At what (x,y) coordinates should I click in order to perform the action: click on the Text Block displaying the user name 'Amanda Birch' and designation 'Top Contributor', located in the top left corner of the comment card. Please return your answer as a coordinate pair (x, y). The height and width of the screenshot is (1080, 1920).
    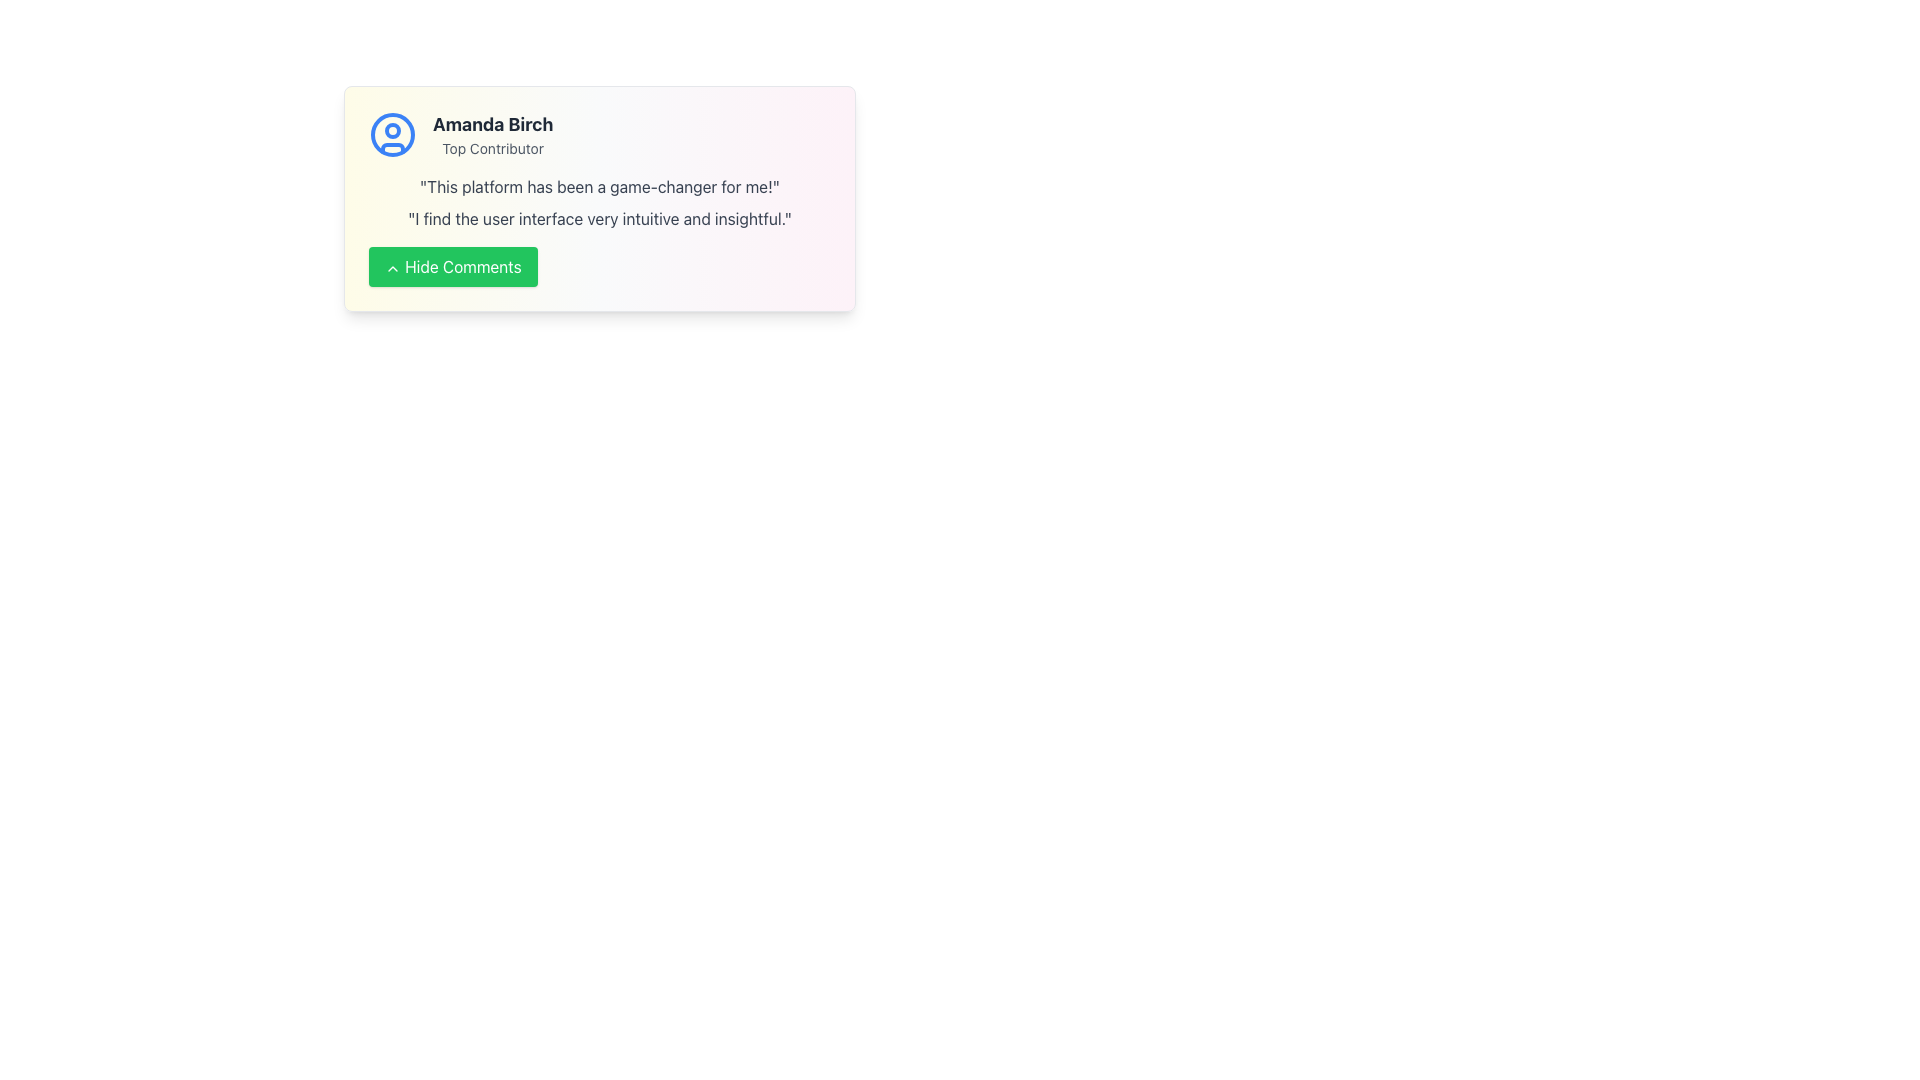
    Looking at the image, I should click on (493, 135).